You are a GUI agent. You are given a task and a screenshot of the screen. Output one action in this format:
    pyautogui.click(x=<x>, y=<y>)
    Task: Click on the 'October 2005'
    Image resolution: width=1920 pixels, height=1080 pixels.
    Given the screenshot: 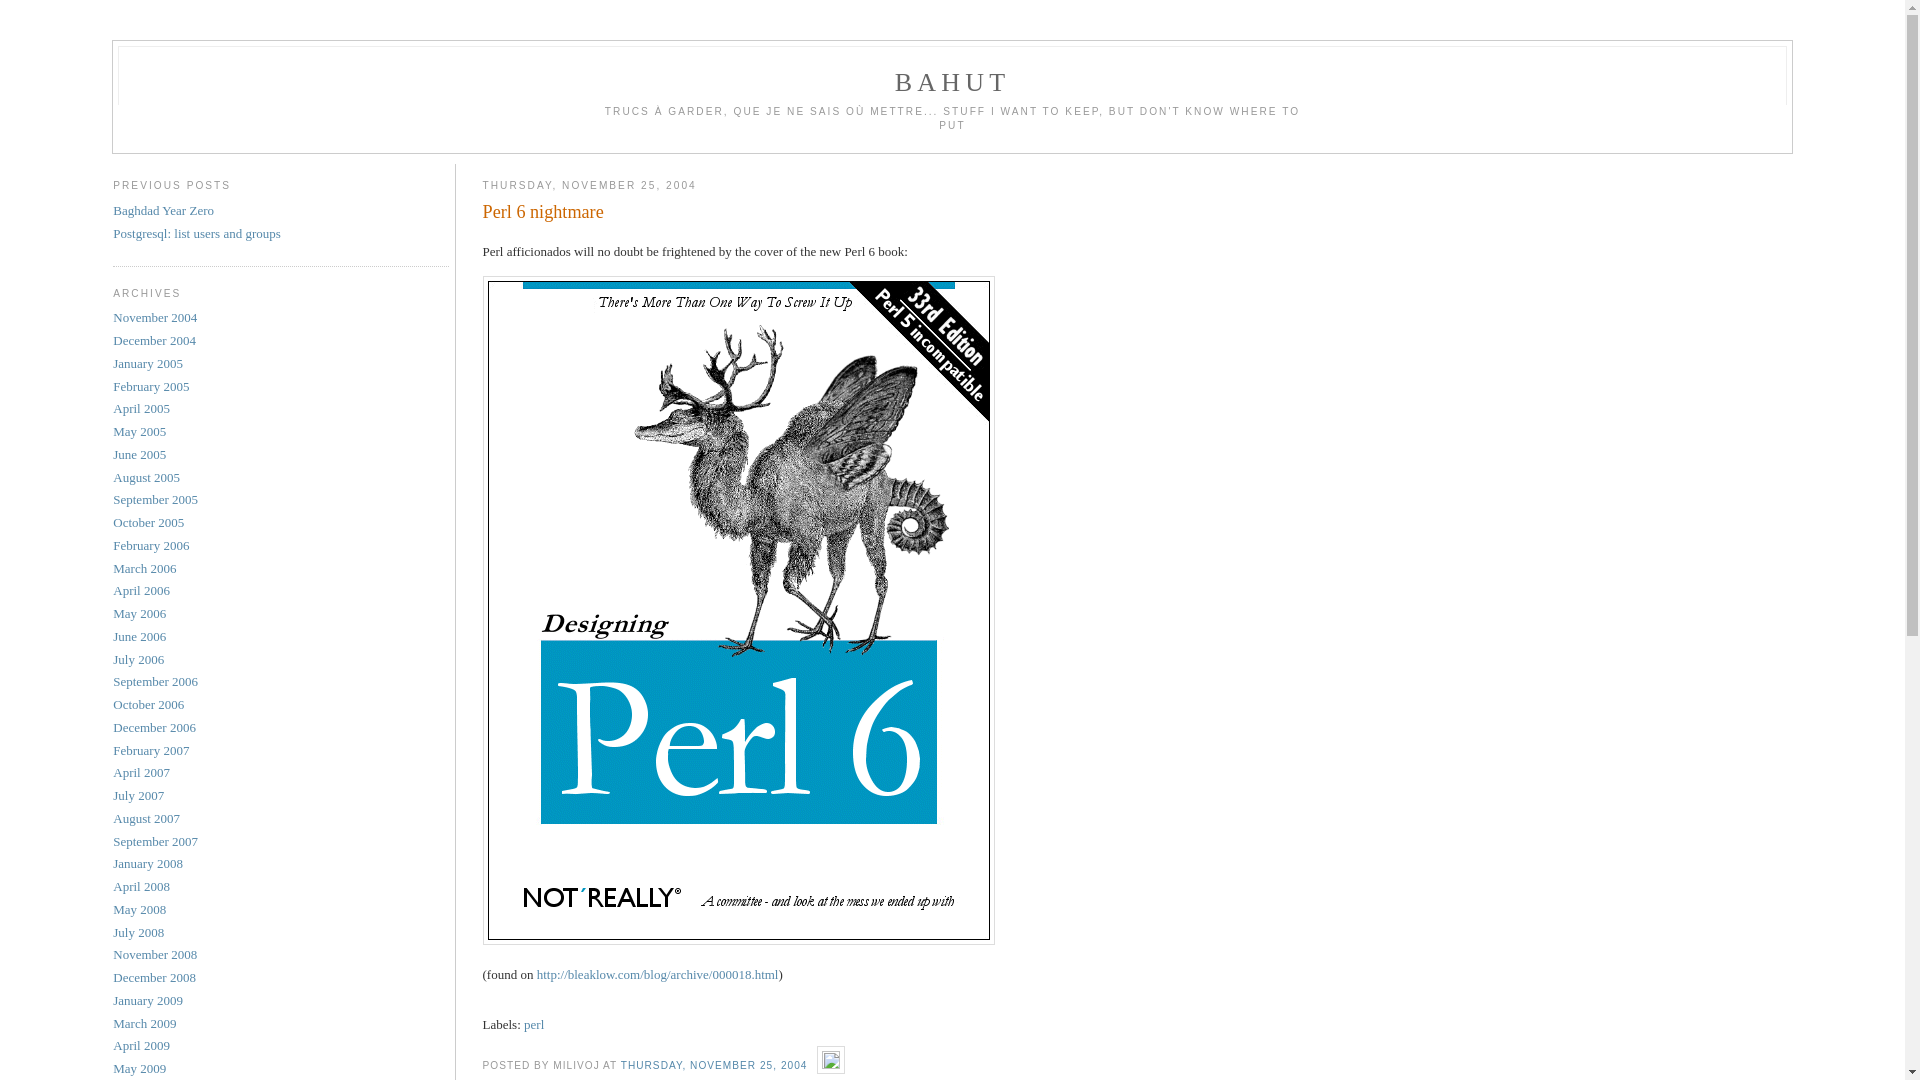 What is the action you would take?
    pyautogui.click(x=147, y=521)
    